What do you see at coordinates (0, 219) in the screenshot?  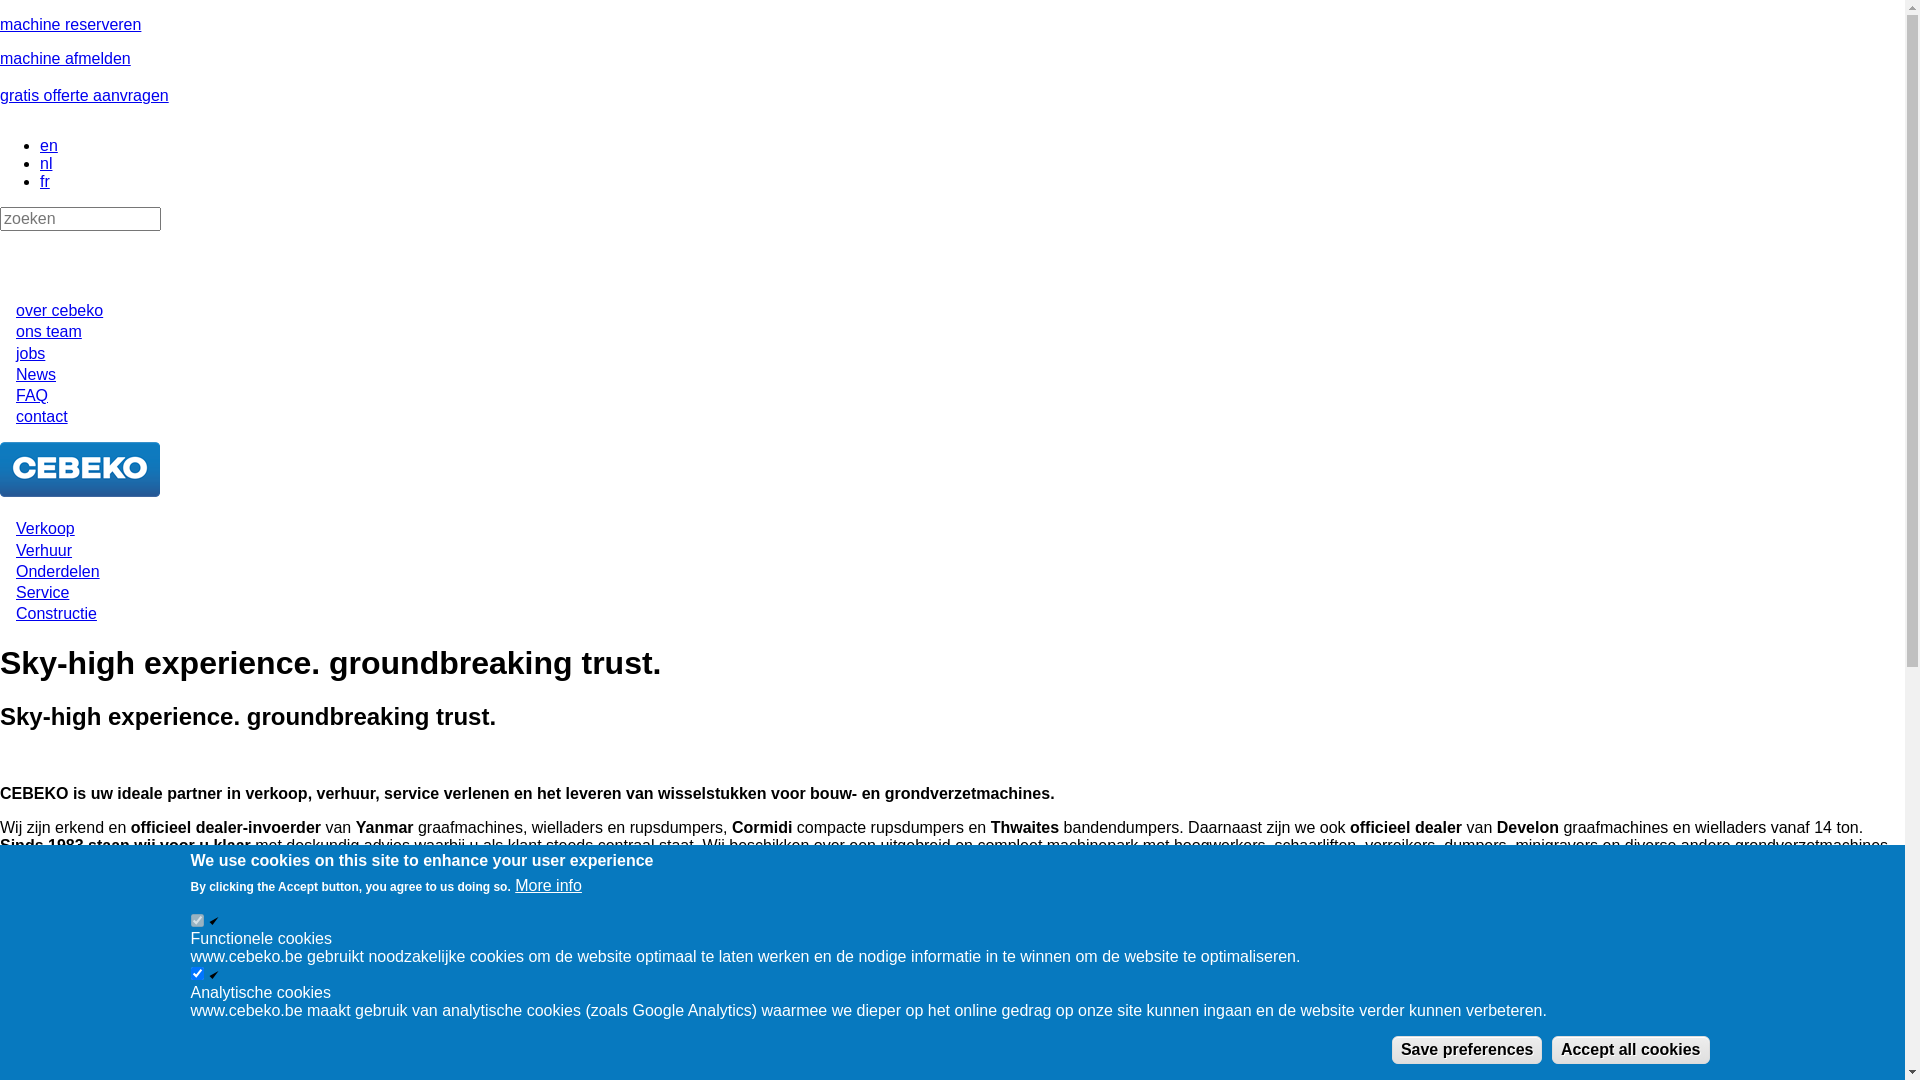 I see `'Geef de woorden op waarnaar u wilt zoeken.'` at bounding box center [0, 219].